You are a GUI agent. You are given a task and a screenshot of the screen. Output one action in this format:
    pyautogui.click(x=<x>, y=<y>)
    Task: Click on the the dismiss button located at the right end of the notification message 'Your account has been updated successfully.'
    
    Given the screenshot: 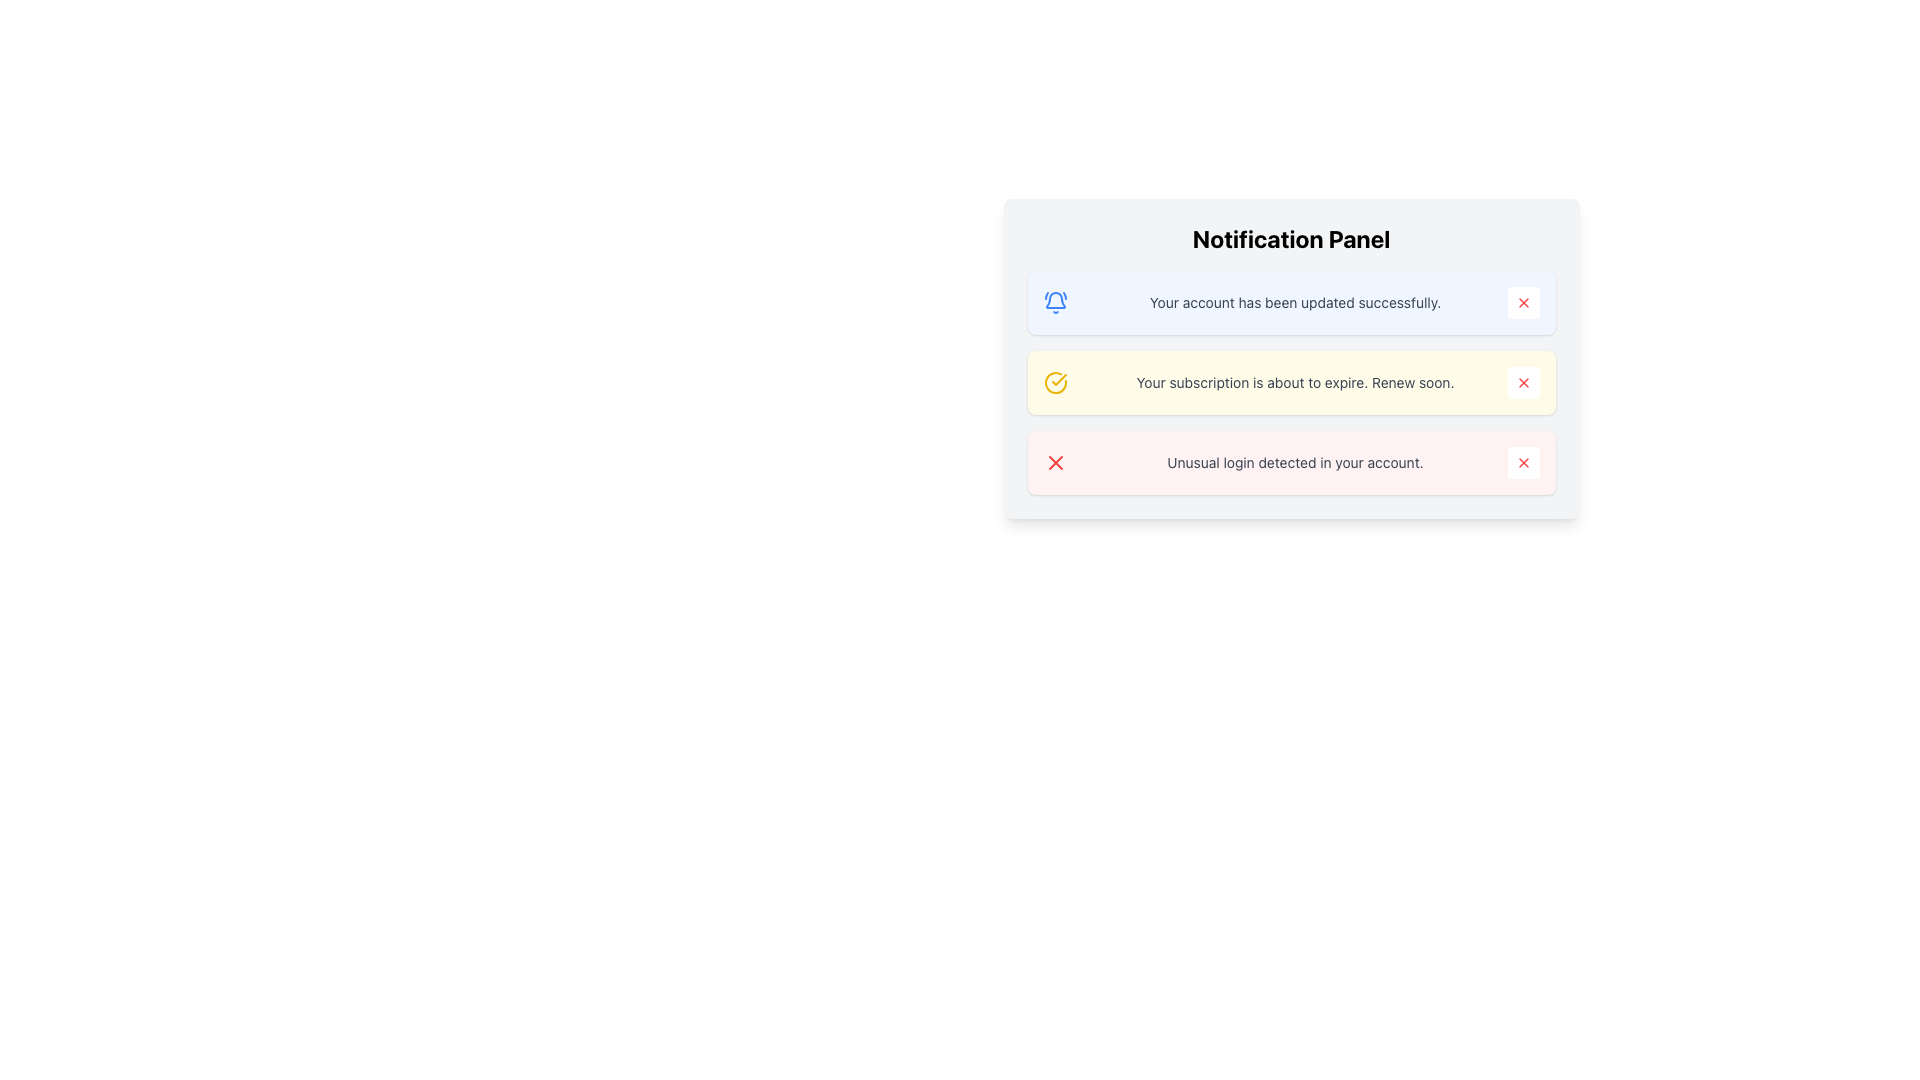 What is the action you would take?
    pyautogui.click(x=1522, y=303)
    